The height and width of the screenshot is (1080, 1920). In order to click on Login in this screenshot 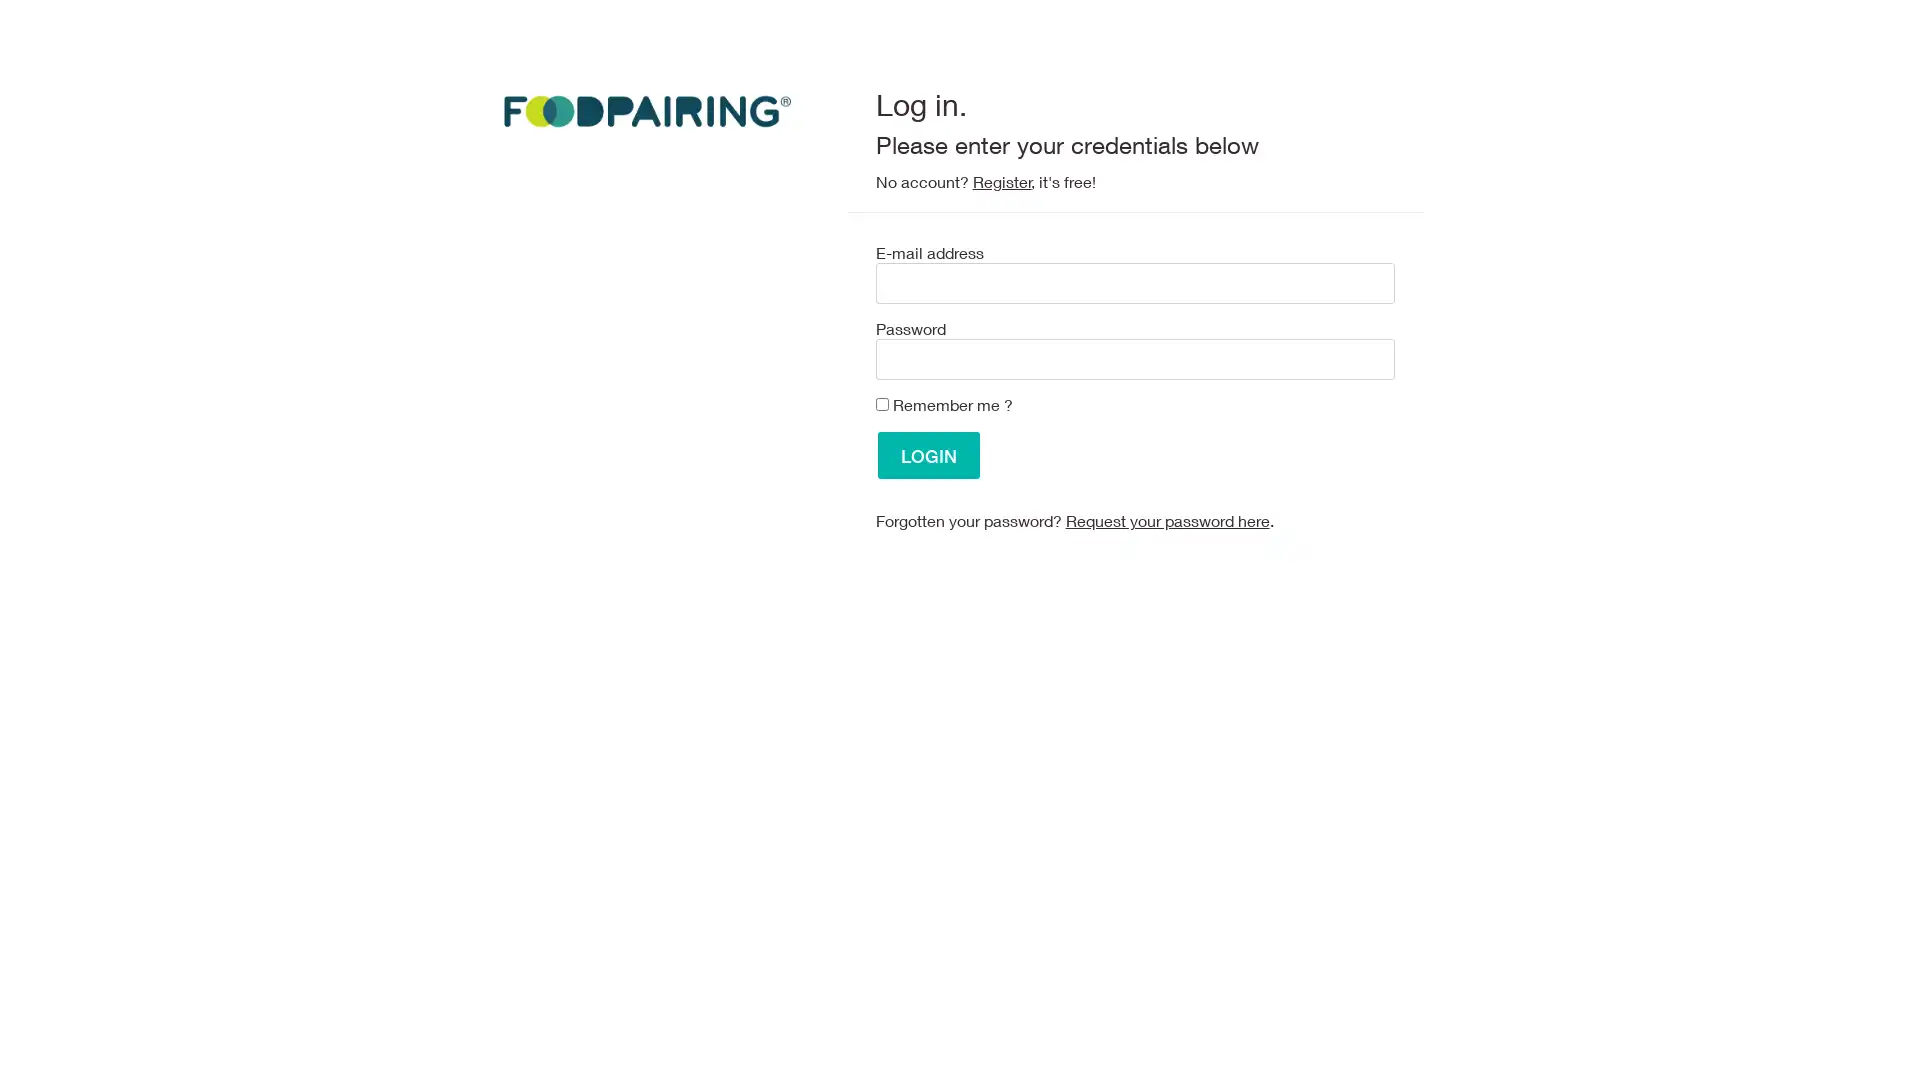, I will do `click(927, 455)`.